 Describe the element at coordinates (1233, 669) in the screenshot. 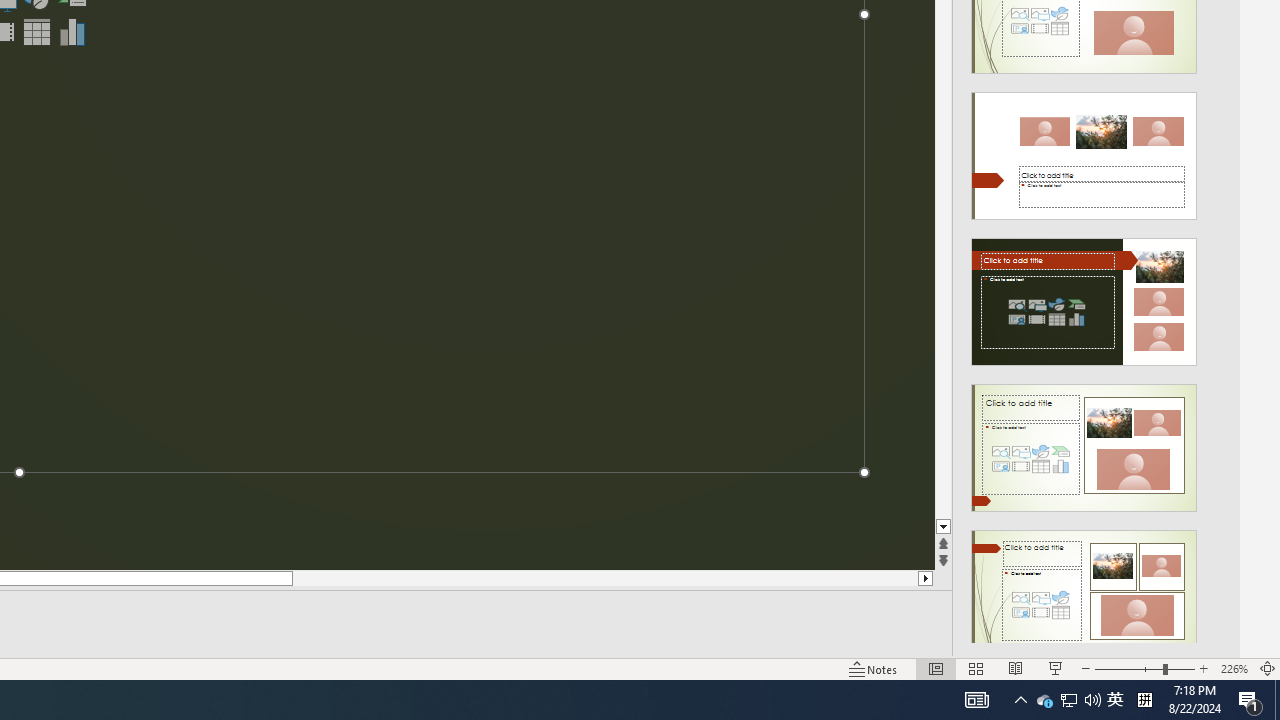

I see `'Zoom 226%'` at that location.